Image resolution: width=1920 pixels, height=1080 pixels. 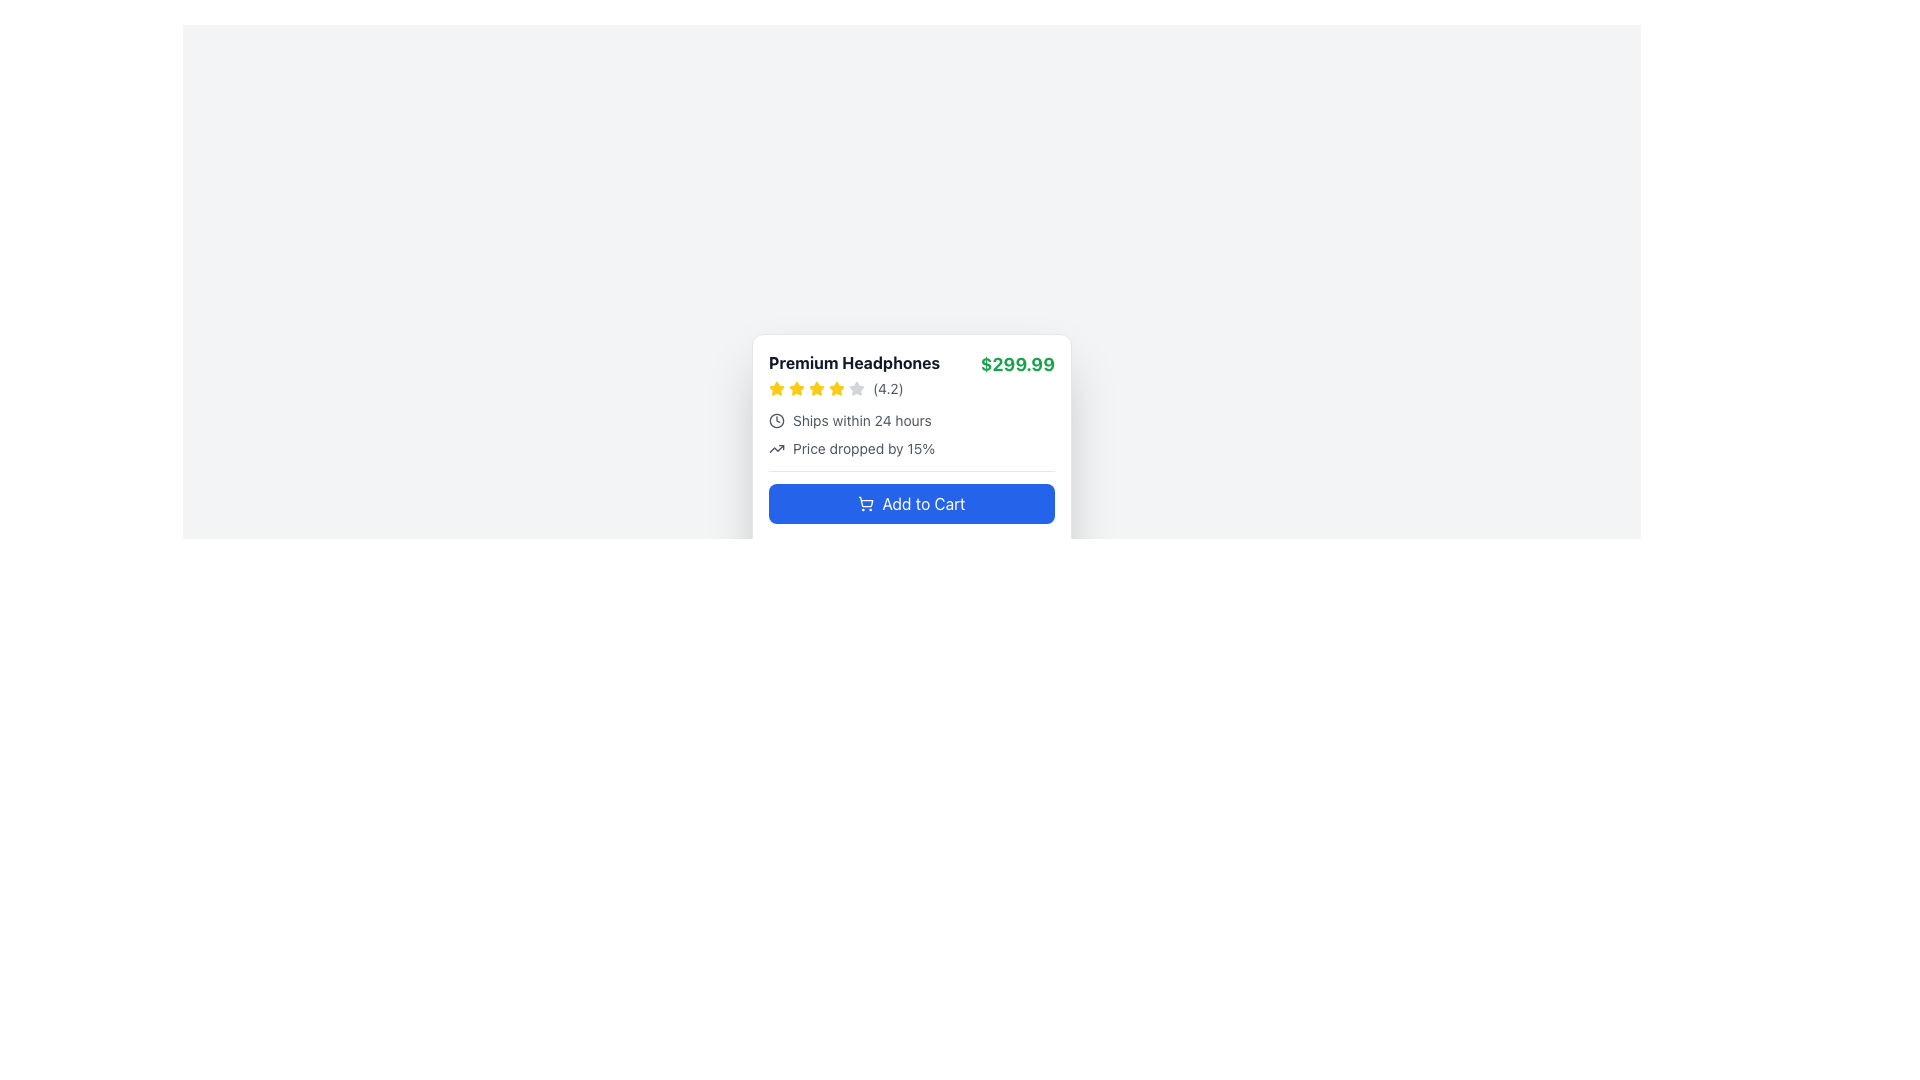 What do you see at coordinates (836, 389) in the screenshot?
I see `the fifth star icon in the rating system located at the bottom left part of the card-like widget, beneath the title and price information` at bounding box center [836, 389].